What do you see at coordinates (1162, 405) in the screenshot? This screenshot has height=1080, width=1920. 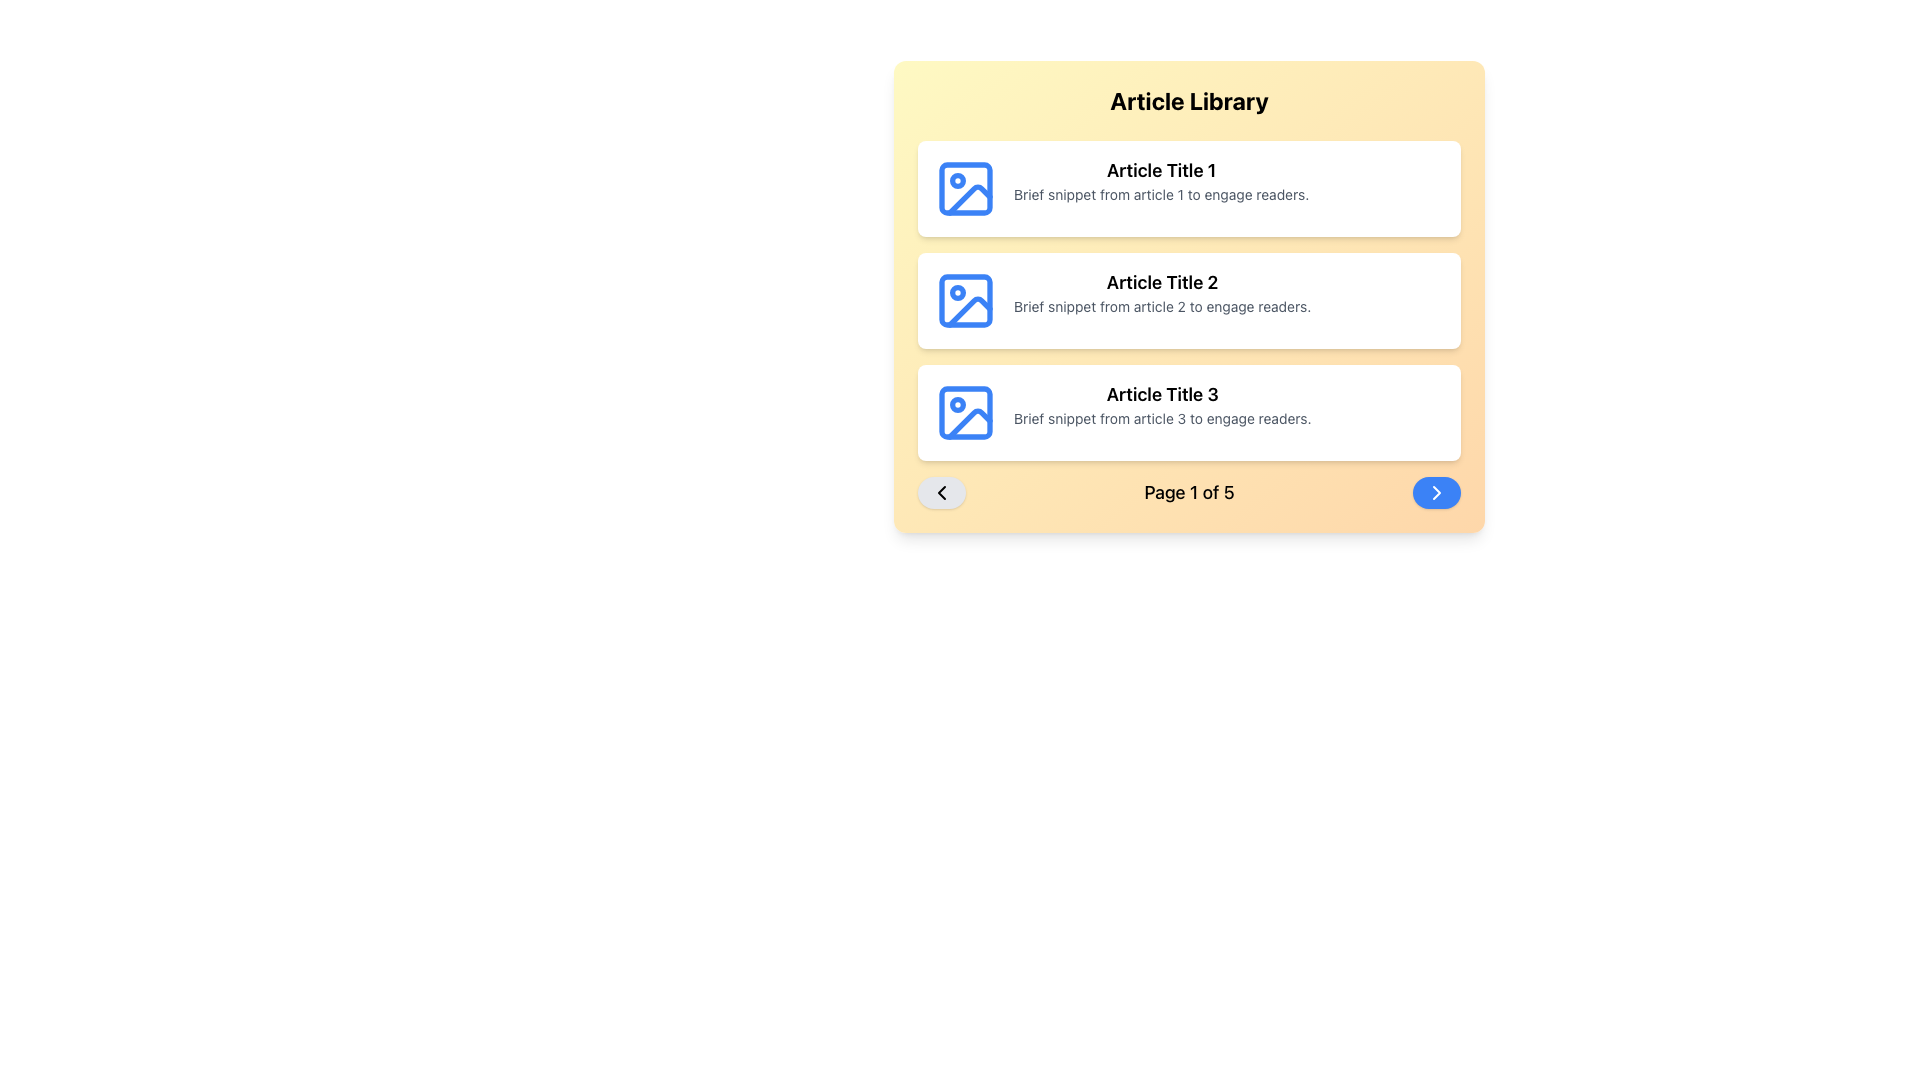 I see `the text display element that shows the article's title and summary snippet, located in the third item of the list under the 'Article Library' heading` at bounding box center [1162, 405].